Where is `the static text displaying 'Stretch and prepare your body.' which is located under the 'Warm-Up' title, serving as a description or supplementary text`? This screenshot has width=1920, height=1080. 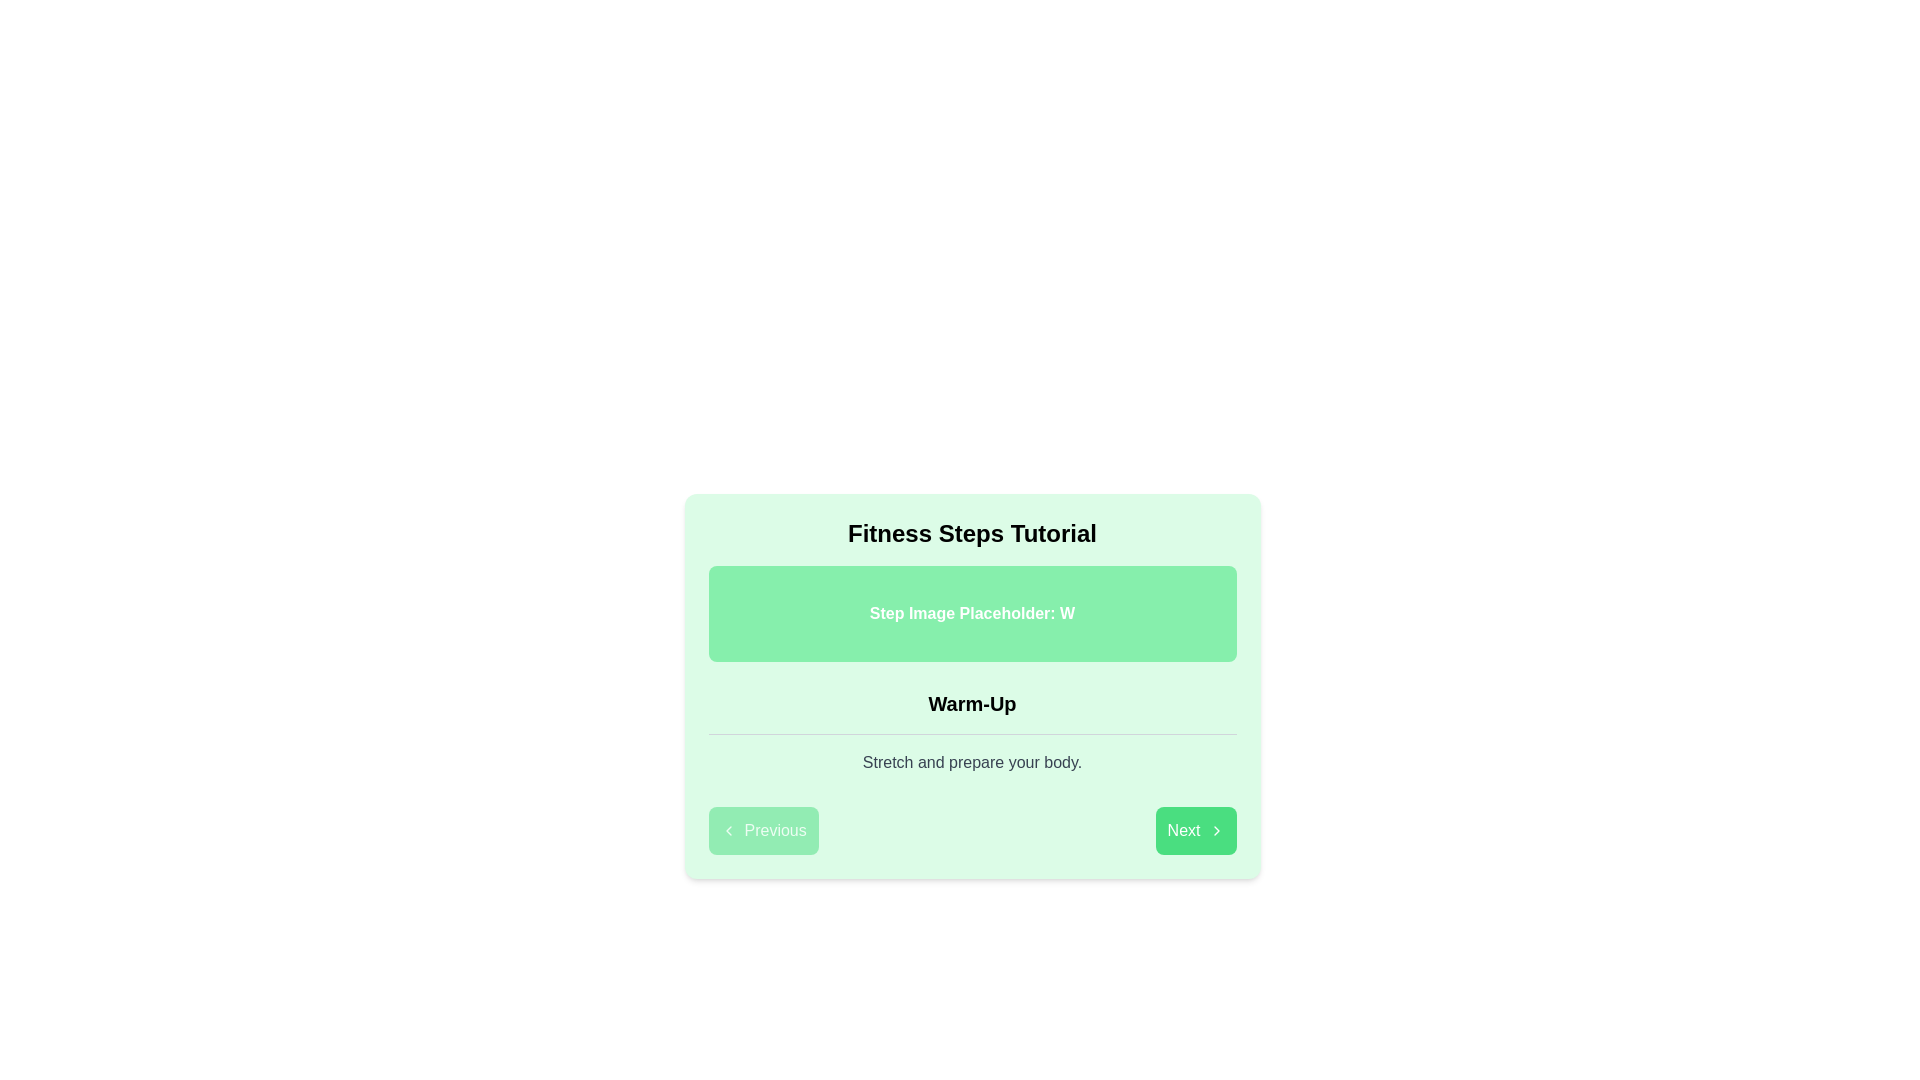
the static text displaying 'Stretch and prepare your body.' which is located under the 'Warm-Up' title, serving as a description or supplementary text is located at coordinates (972, 762).